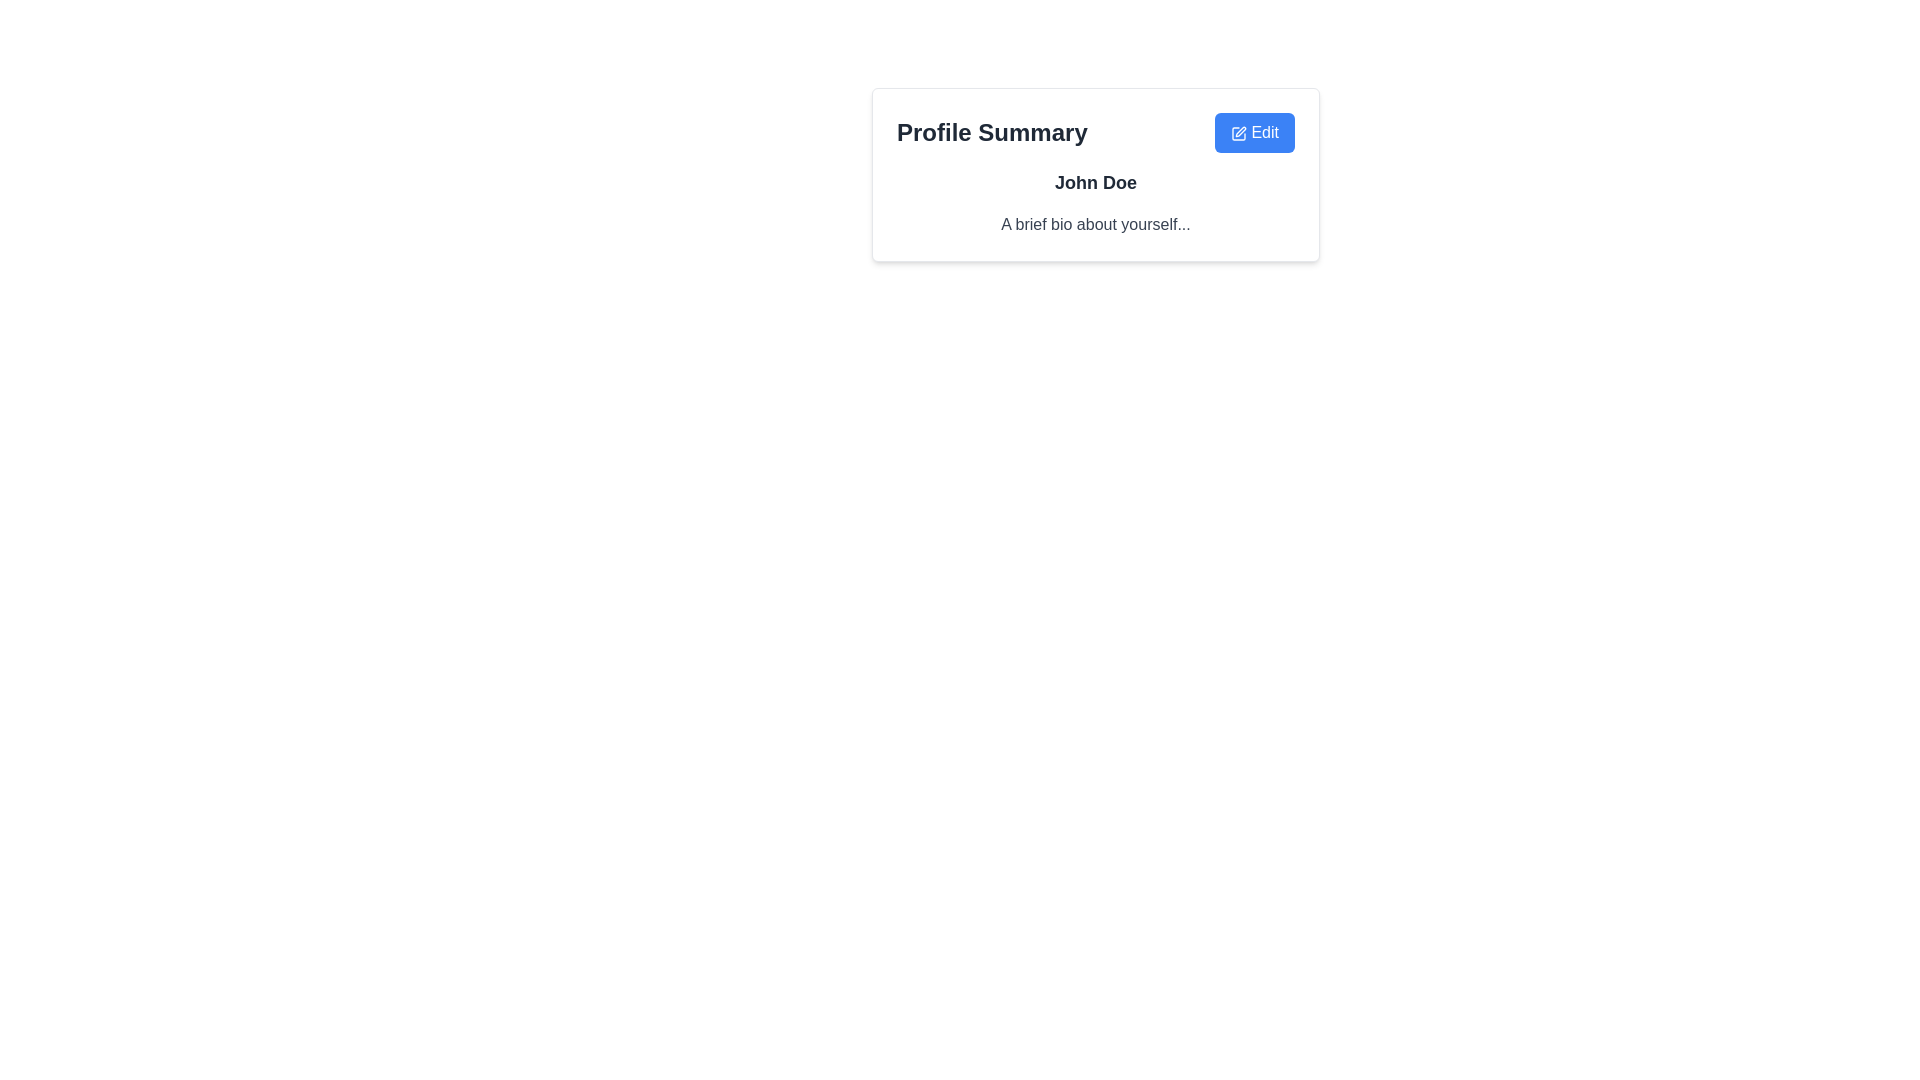  I want to click on the 'Edit' button with a blue background and rounded corners located to the right of the 'Profile Summary' header to change its background color to a darker blue, so click(1253, 132).